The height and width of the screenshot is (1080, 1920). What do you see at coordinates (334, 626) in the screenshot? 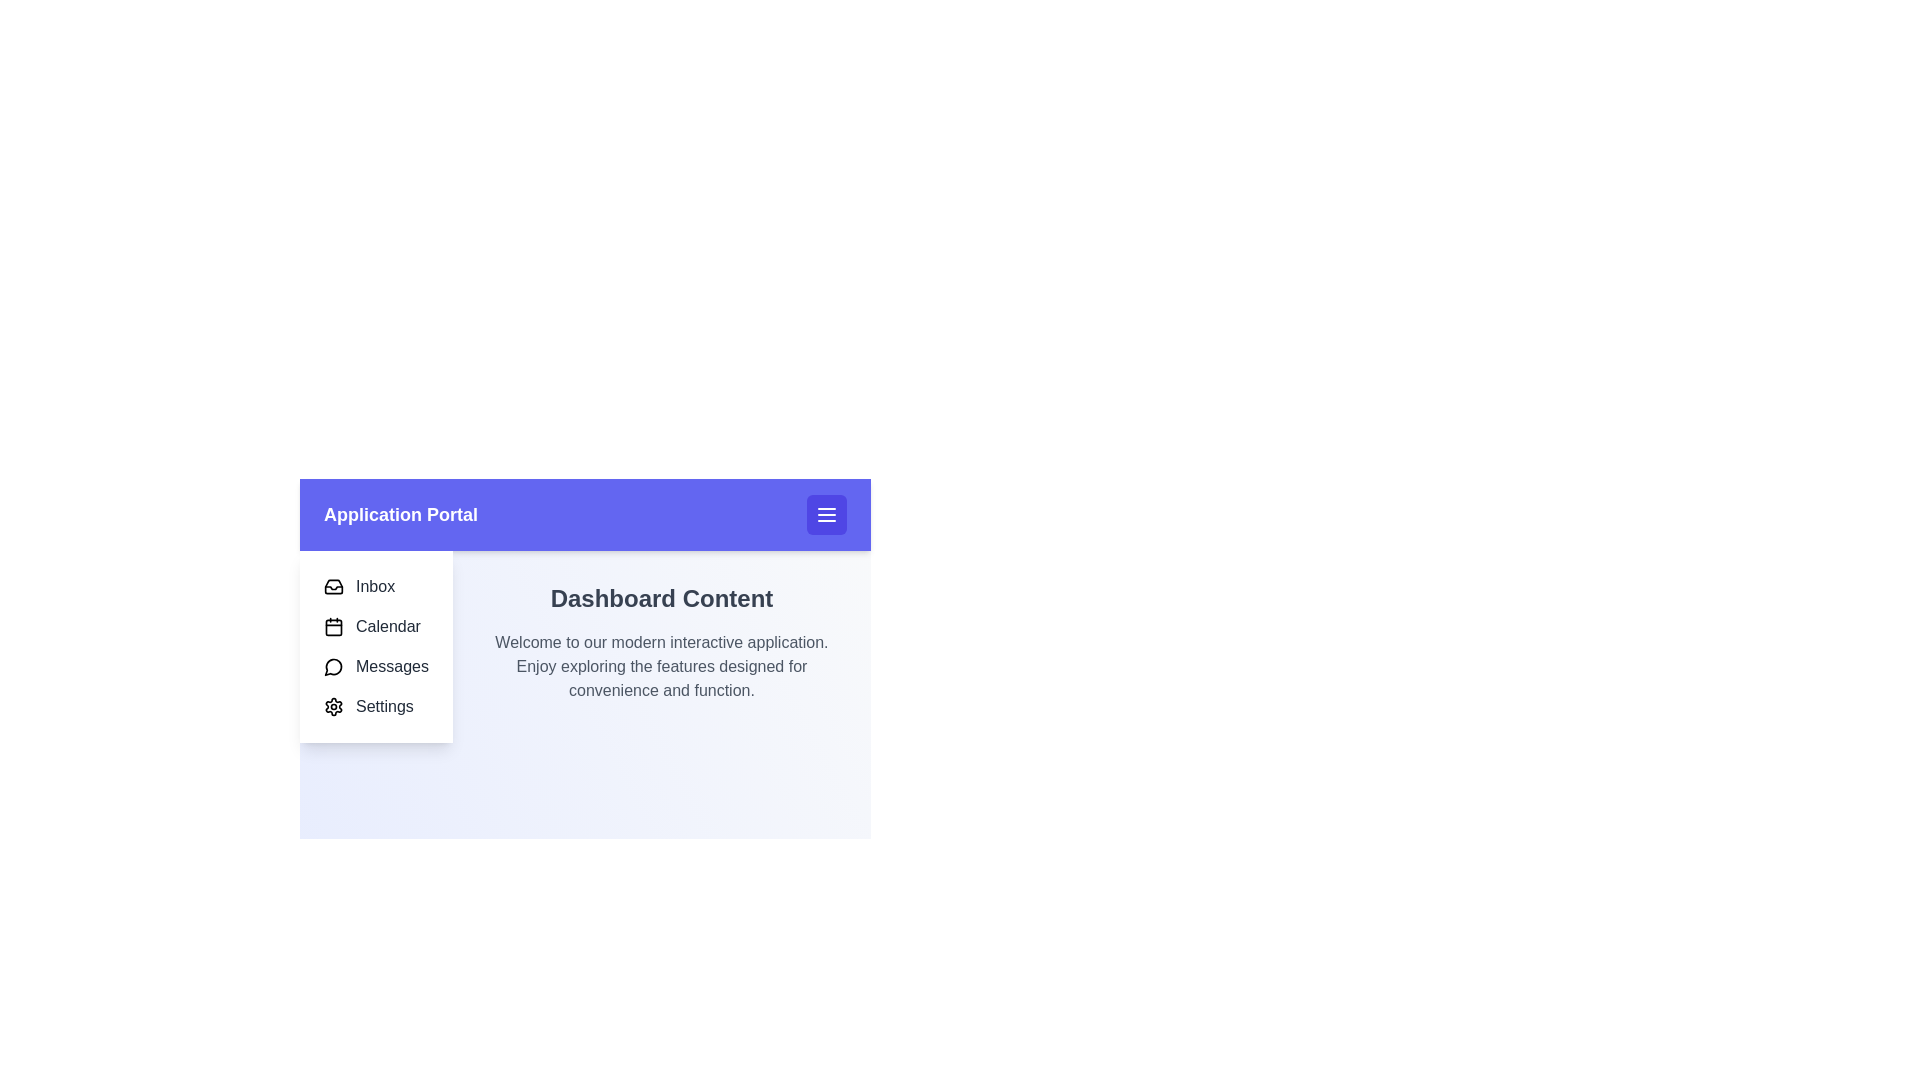
I see `the graphic component of the calendar icon located in the second item of the navigation bar` at bounding box center [334, 626].